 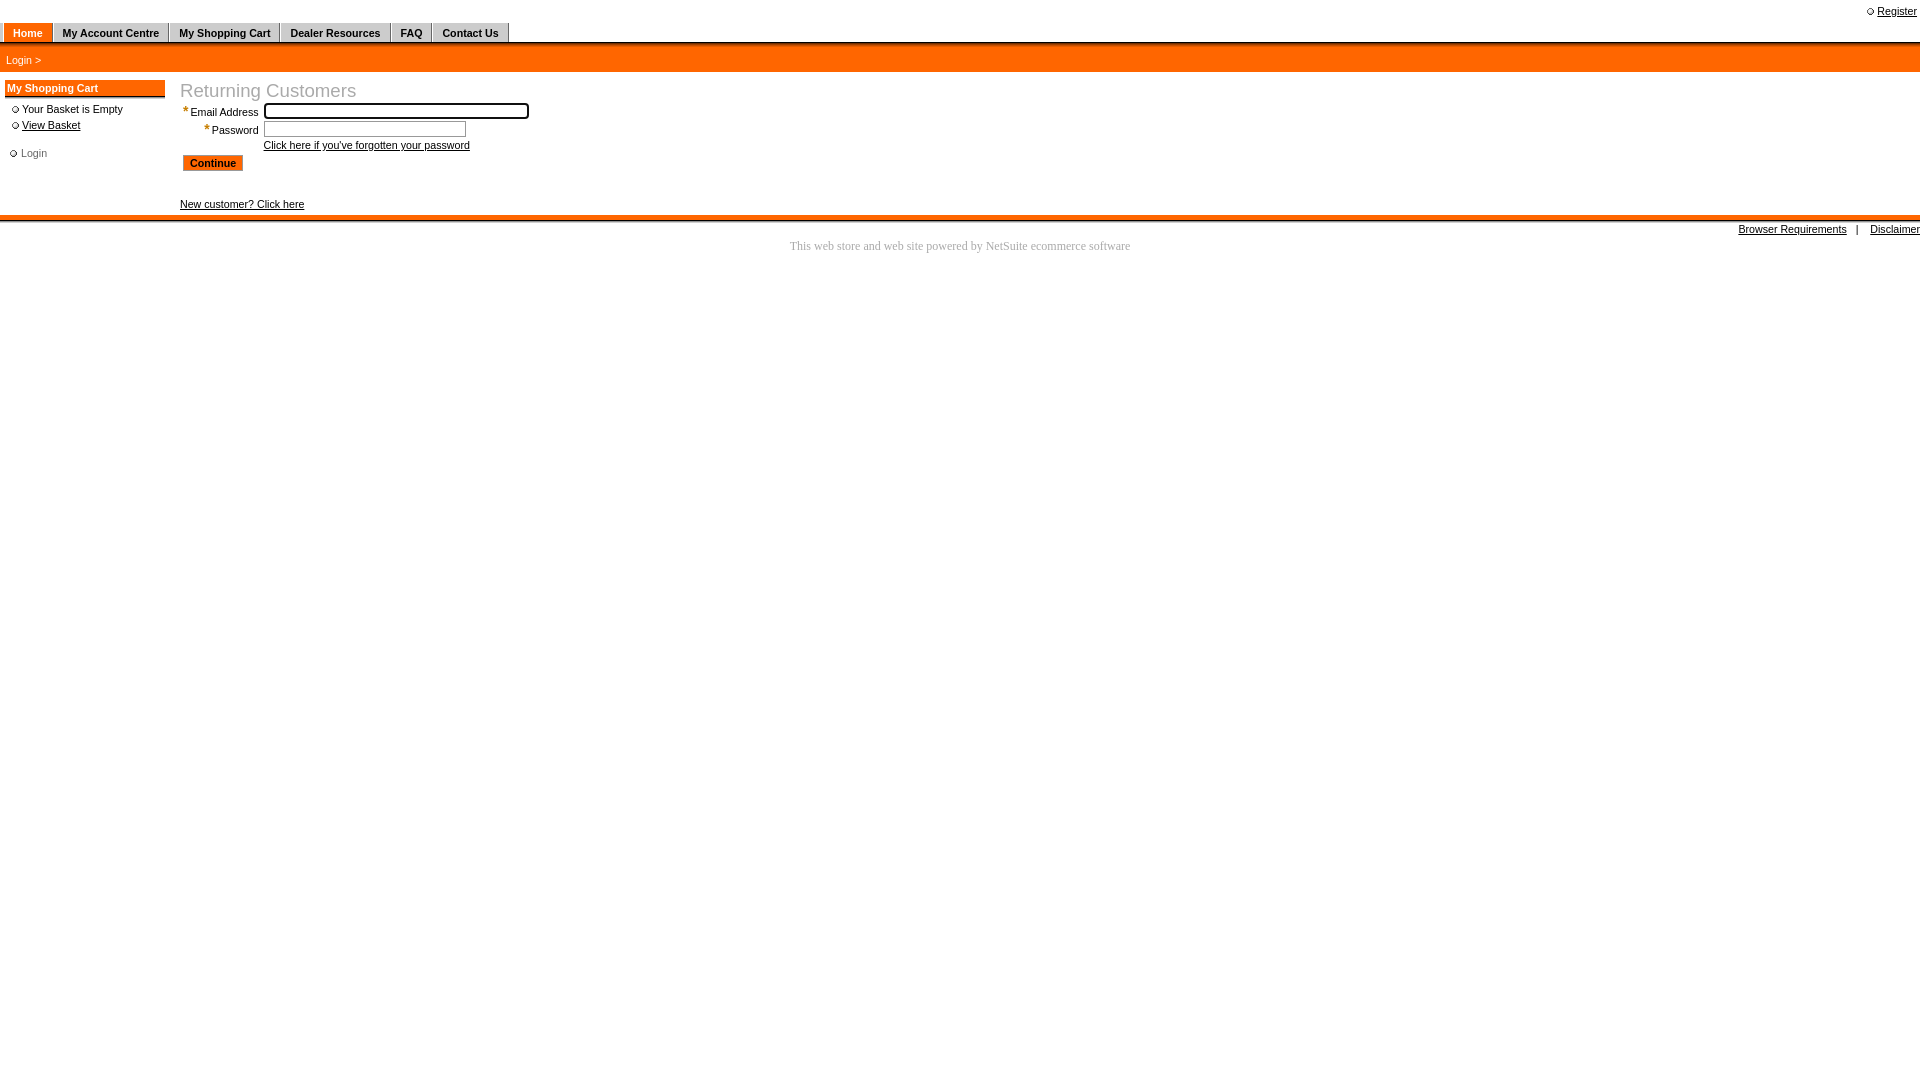 What do you see at coordinates (836, 245) in the screenshot?
I see `'web store'` at bounding box center [836, 245].